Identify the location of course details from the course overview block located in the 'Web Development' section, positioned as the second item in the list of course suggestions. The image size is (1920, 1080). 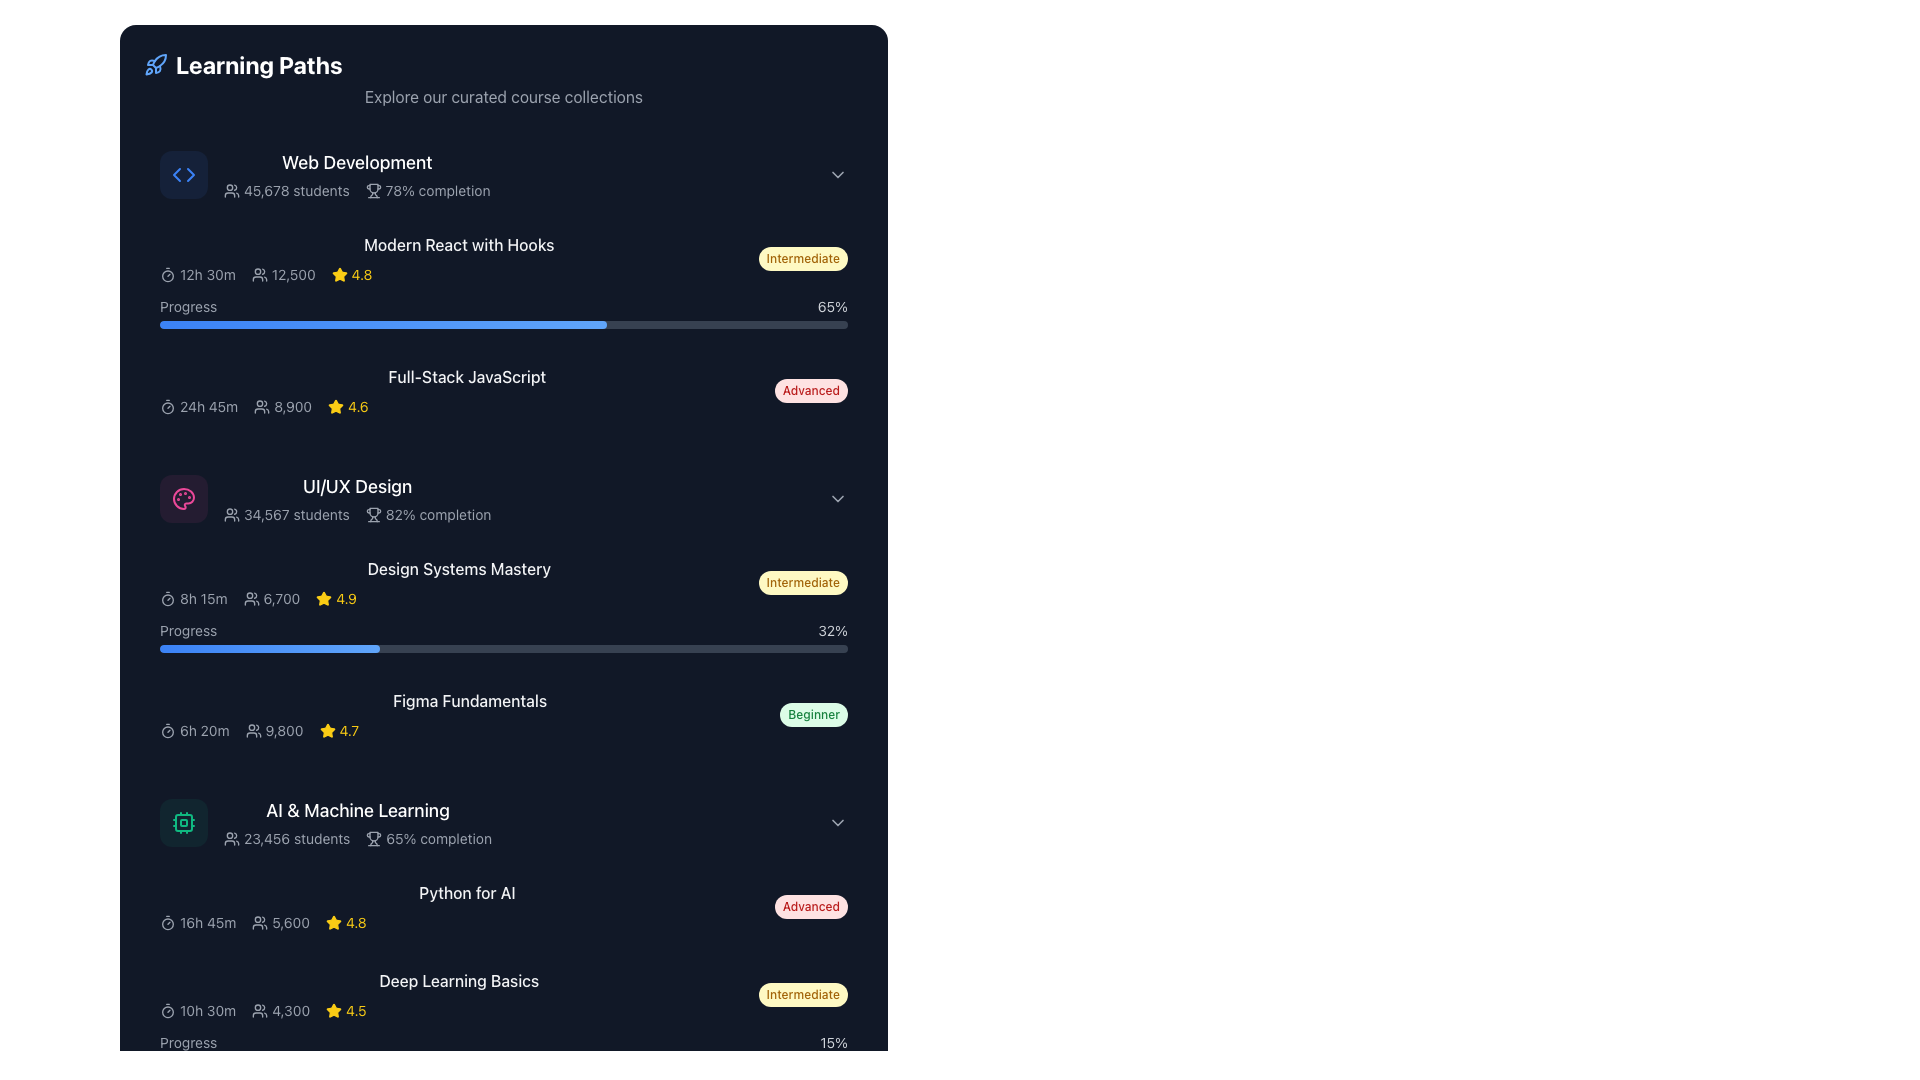
(504, 257).